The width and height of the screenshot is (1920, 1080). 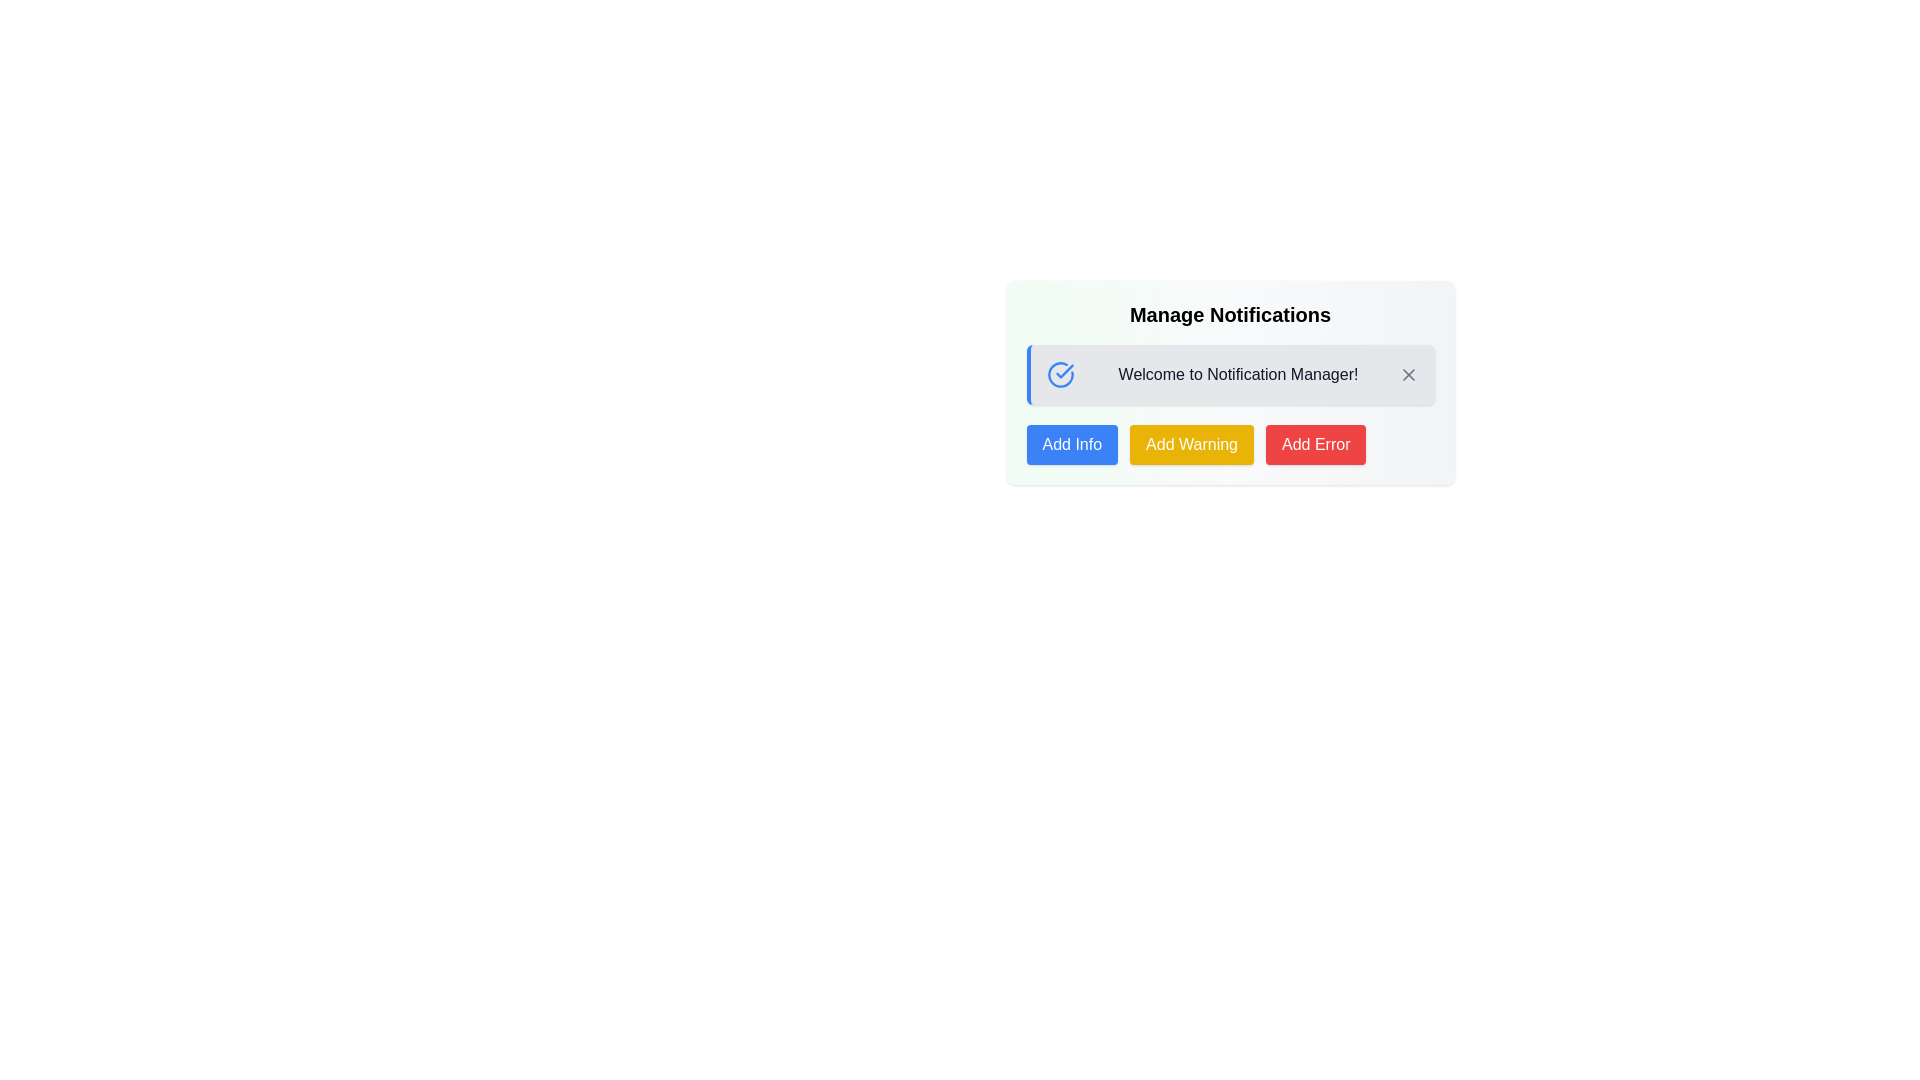 I want to click on the Notification component located centrally in the notification panel below the title 'Manage Notifications' for additional actions, so click(x=1229, y=374).